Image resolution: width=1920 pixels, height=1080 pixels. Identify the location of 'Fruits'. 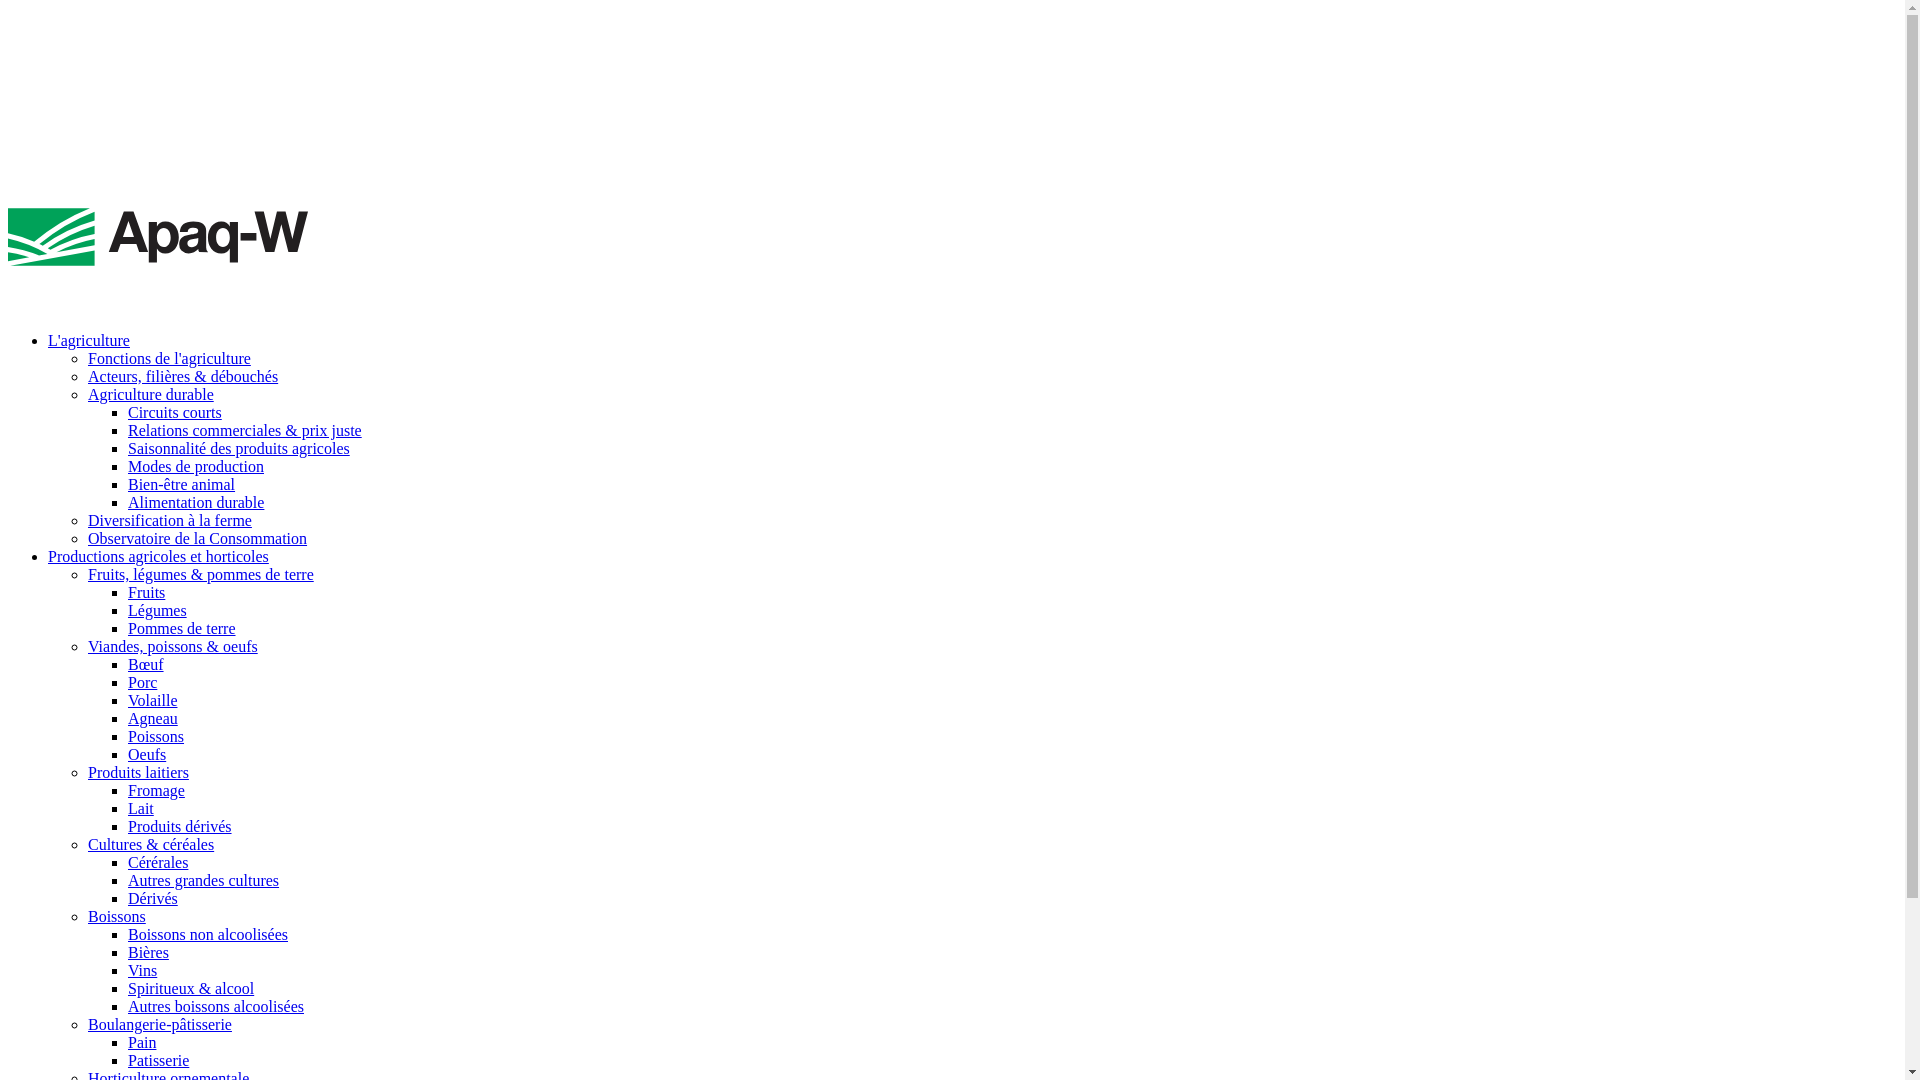
(145, 591).